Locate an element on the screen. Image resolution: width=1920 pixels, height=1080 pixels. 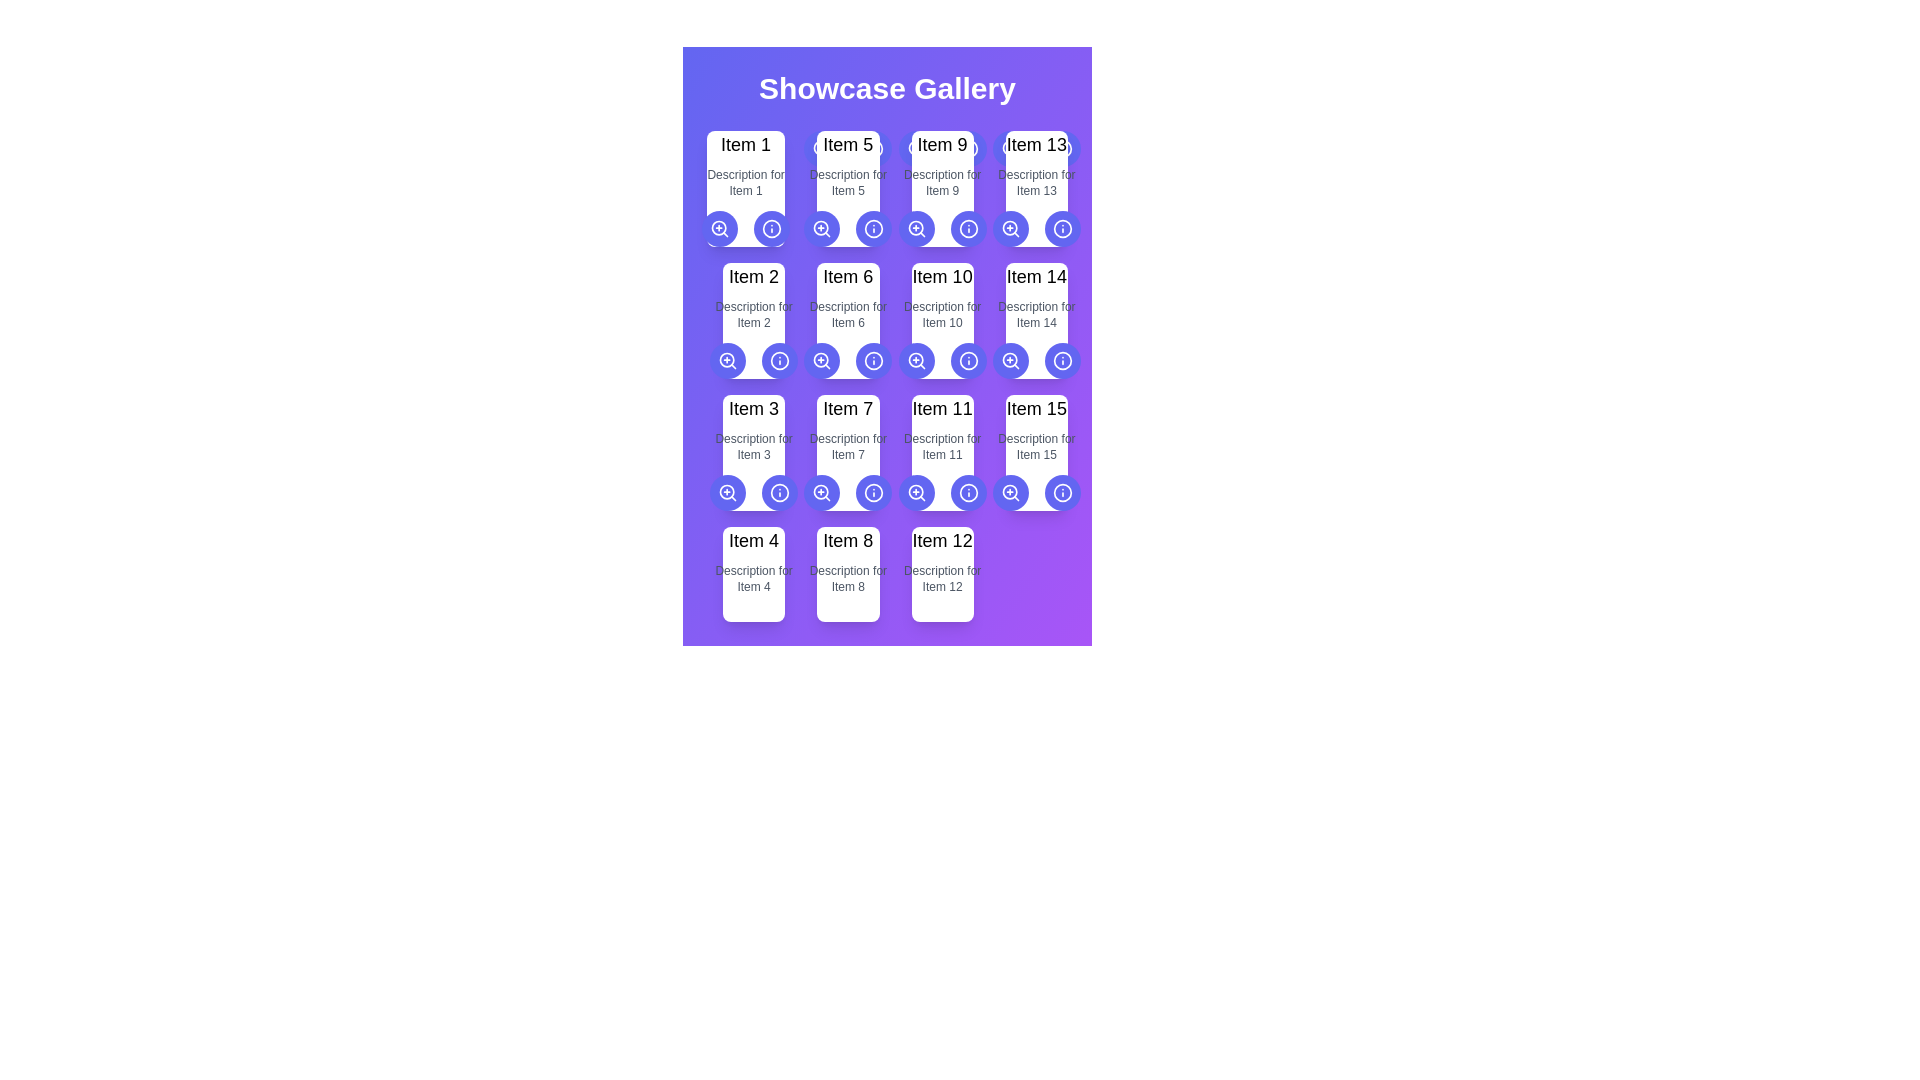
the static informational card displaying information about 'Item 10', which is located in the second row and the third column of the grid layout is located at coordinates (941, 319).